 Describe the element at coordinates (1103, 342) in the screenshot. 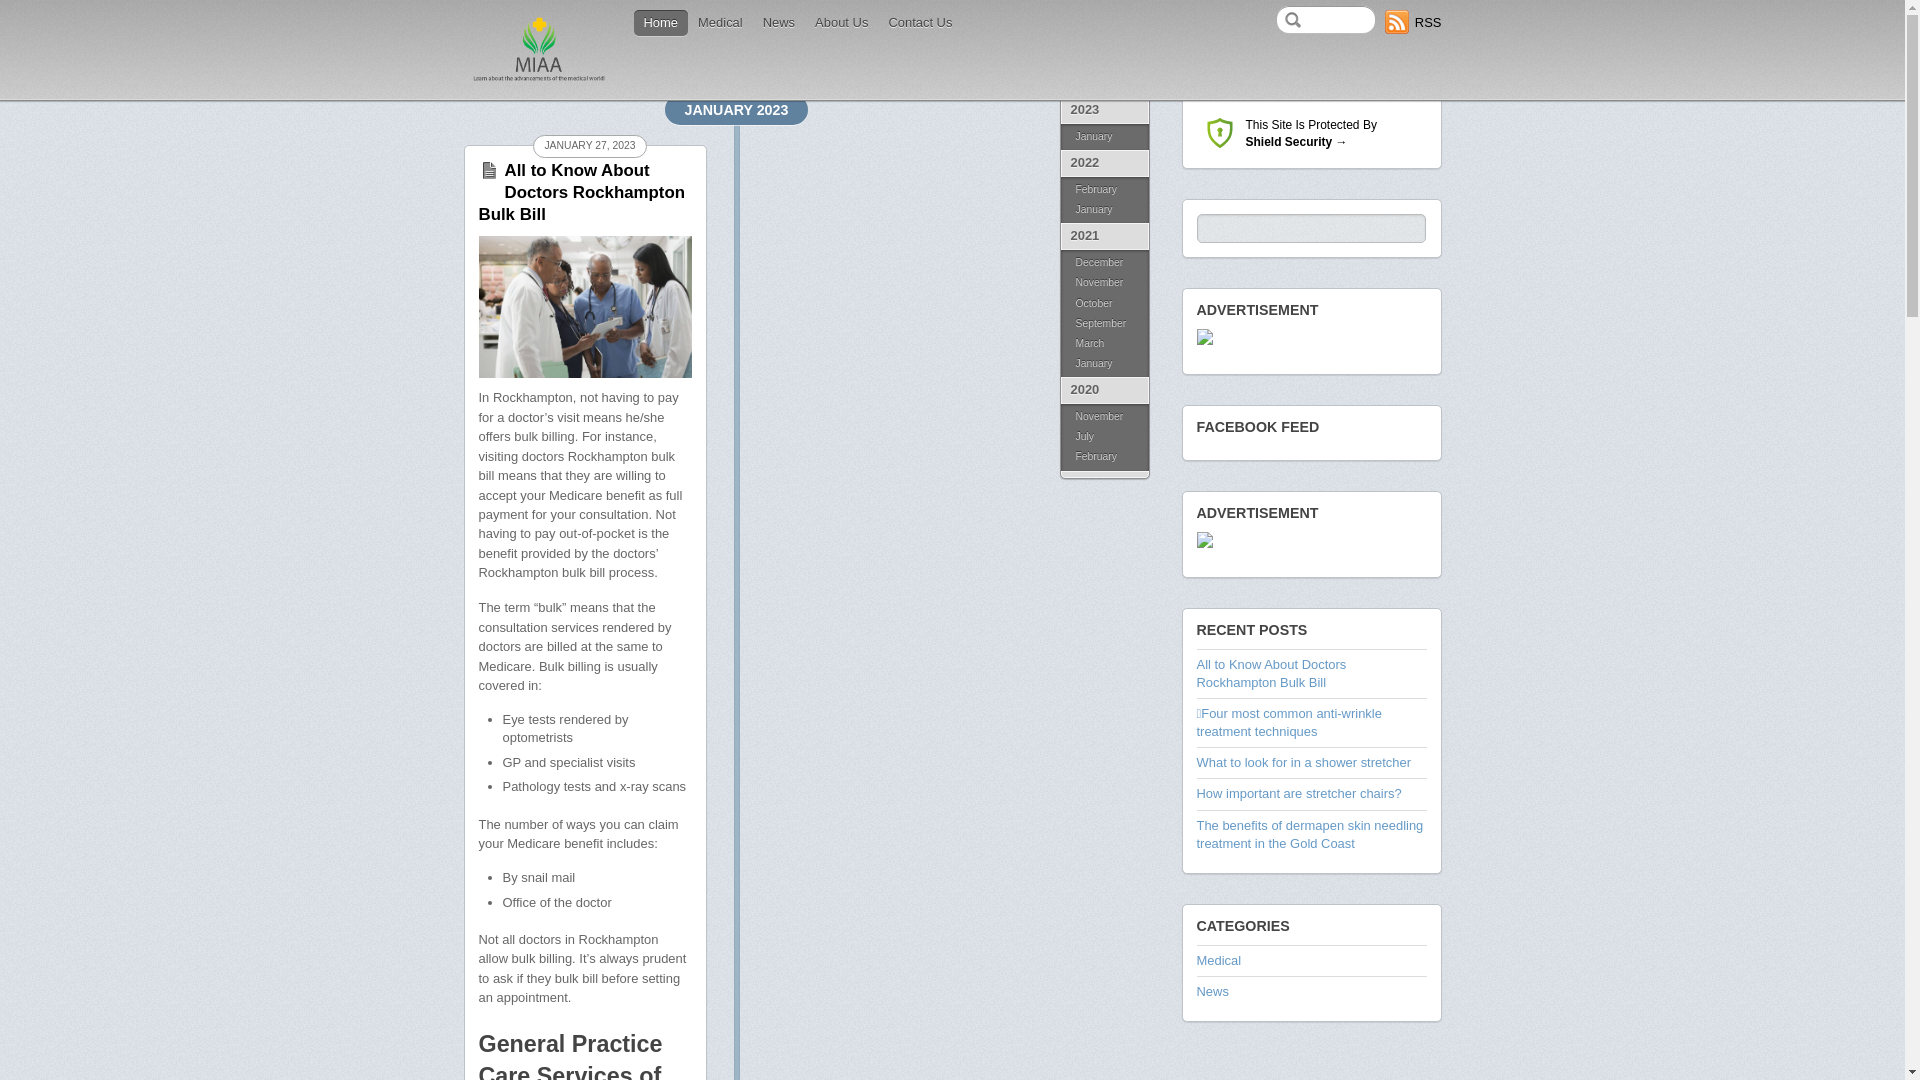

I see `'March'` at that location.